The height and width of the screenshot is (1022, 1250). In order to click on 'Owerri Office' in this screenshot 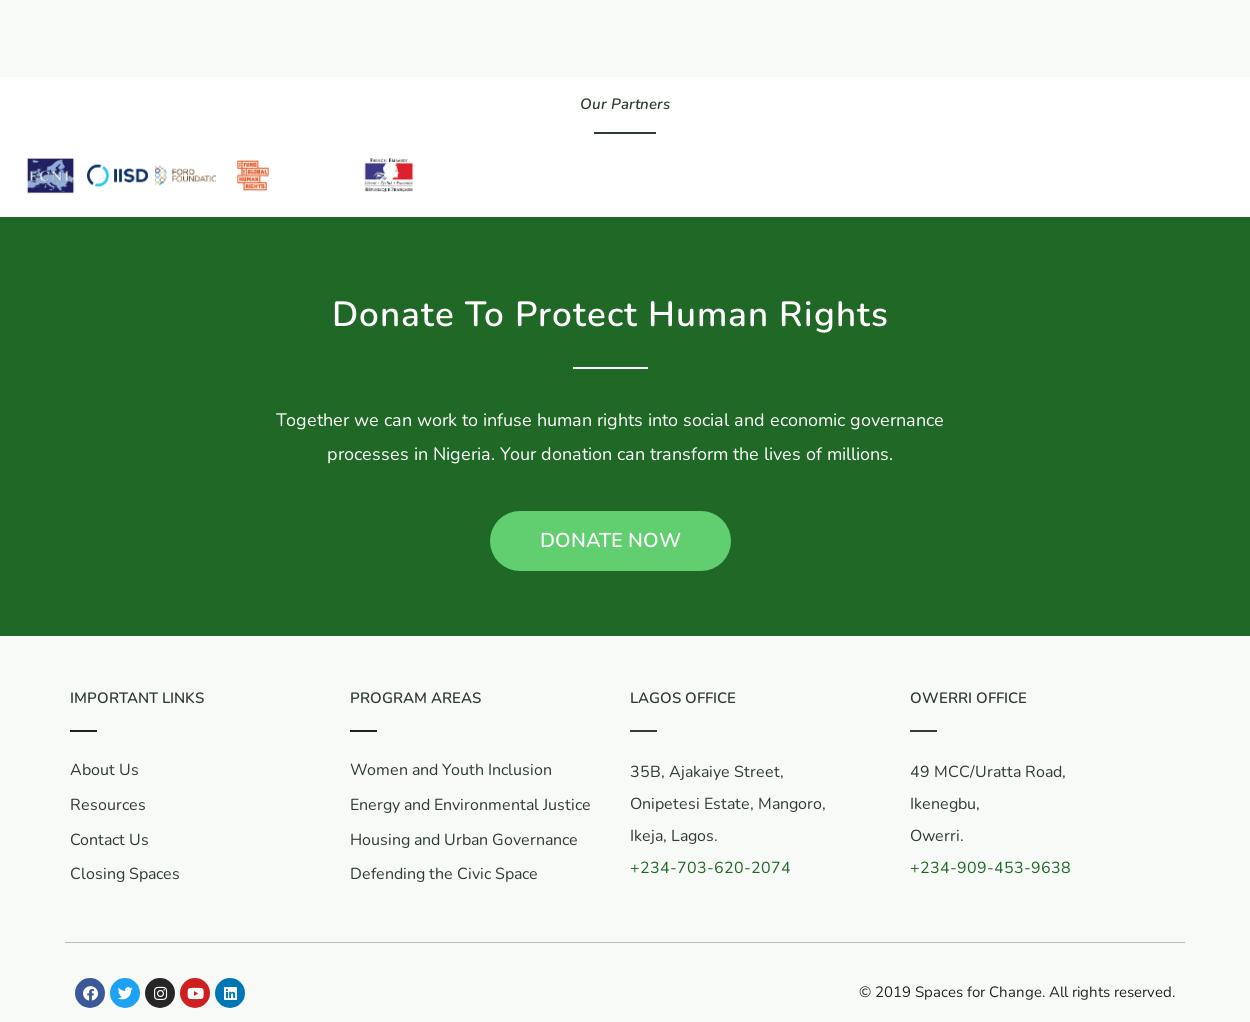, I will do `click(910, 698)`.